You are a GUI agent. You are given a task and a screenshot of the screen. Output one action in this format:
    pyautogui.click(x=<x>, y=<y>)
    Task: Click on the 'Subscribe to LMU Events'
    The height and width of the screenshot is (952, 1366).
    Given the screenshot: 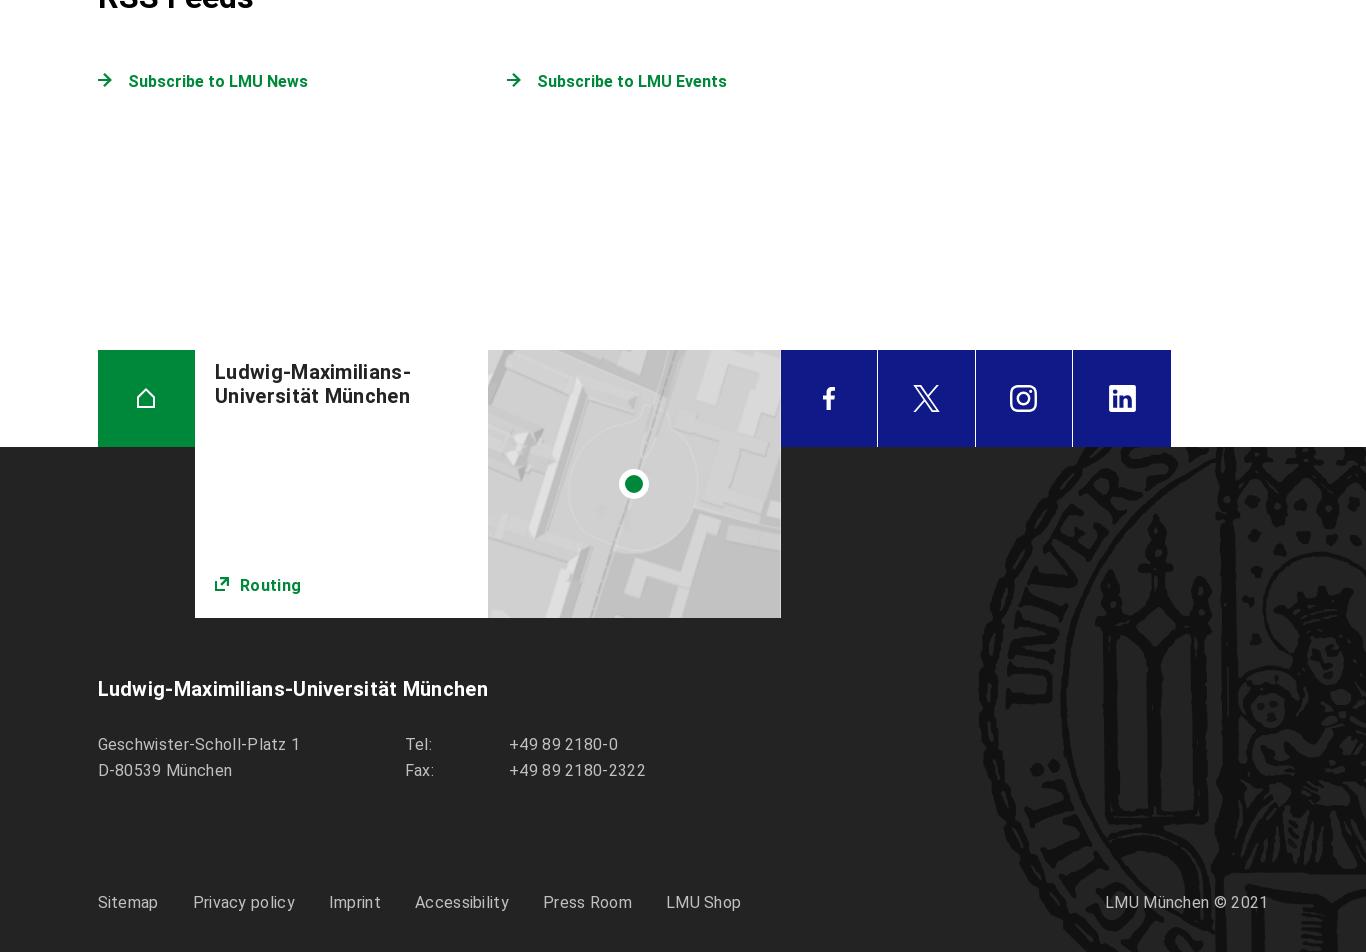 What is the action you would take?
    pyautogui.click(x=631, y=81)
    